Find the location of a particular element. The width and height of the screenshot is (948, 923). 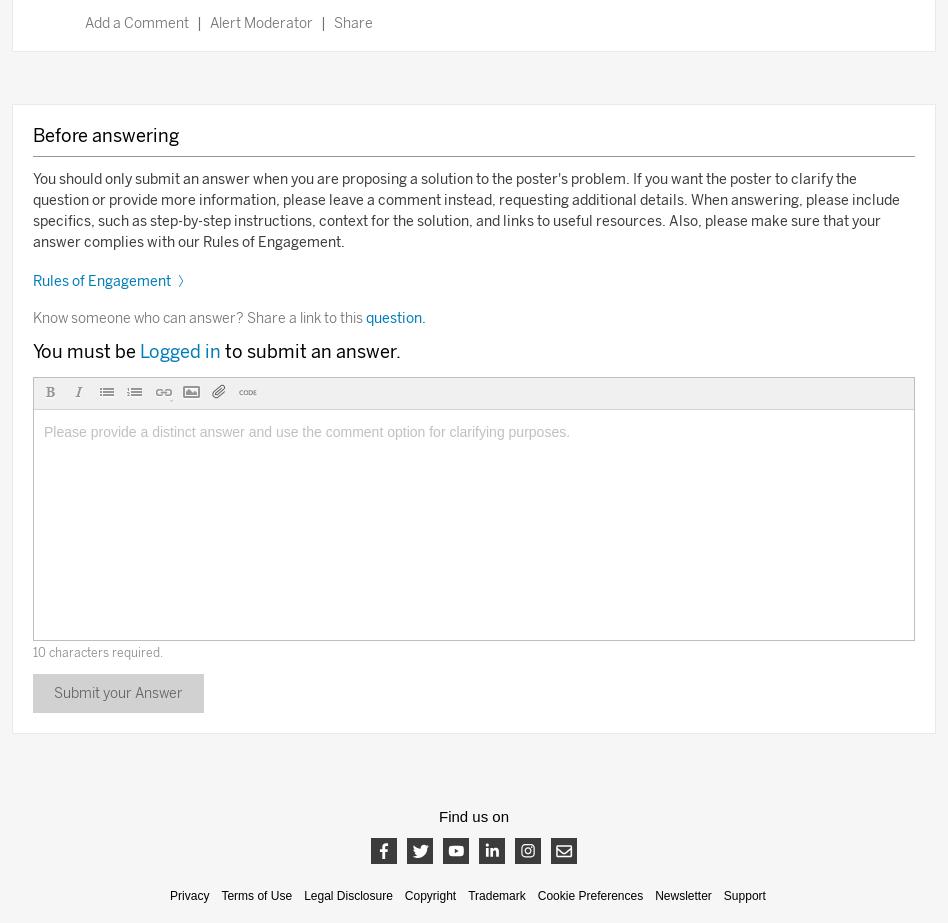

'Please provide a distinct answer and use the comment option for clarifying purposes.' is located at coordinates (306, 431).